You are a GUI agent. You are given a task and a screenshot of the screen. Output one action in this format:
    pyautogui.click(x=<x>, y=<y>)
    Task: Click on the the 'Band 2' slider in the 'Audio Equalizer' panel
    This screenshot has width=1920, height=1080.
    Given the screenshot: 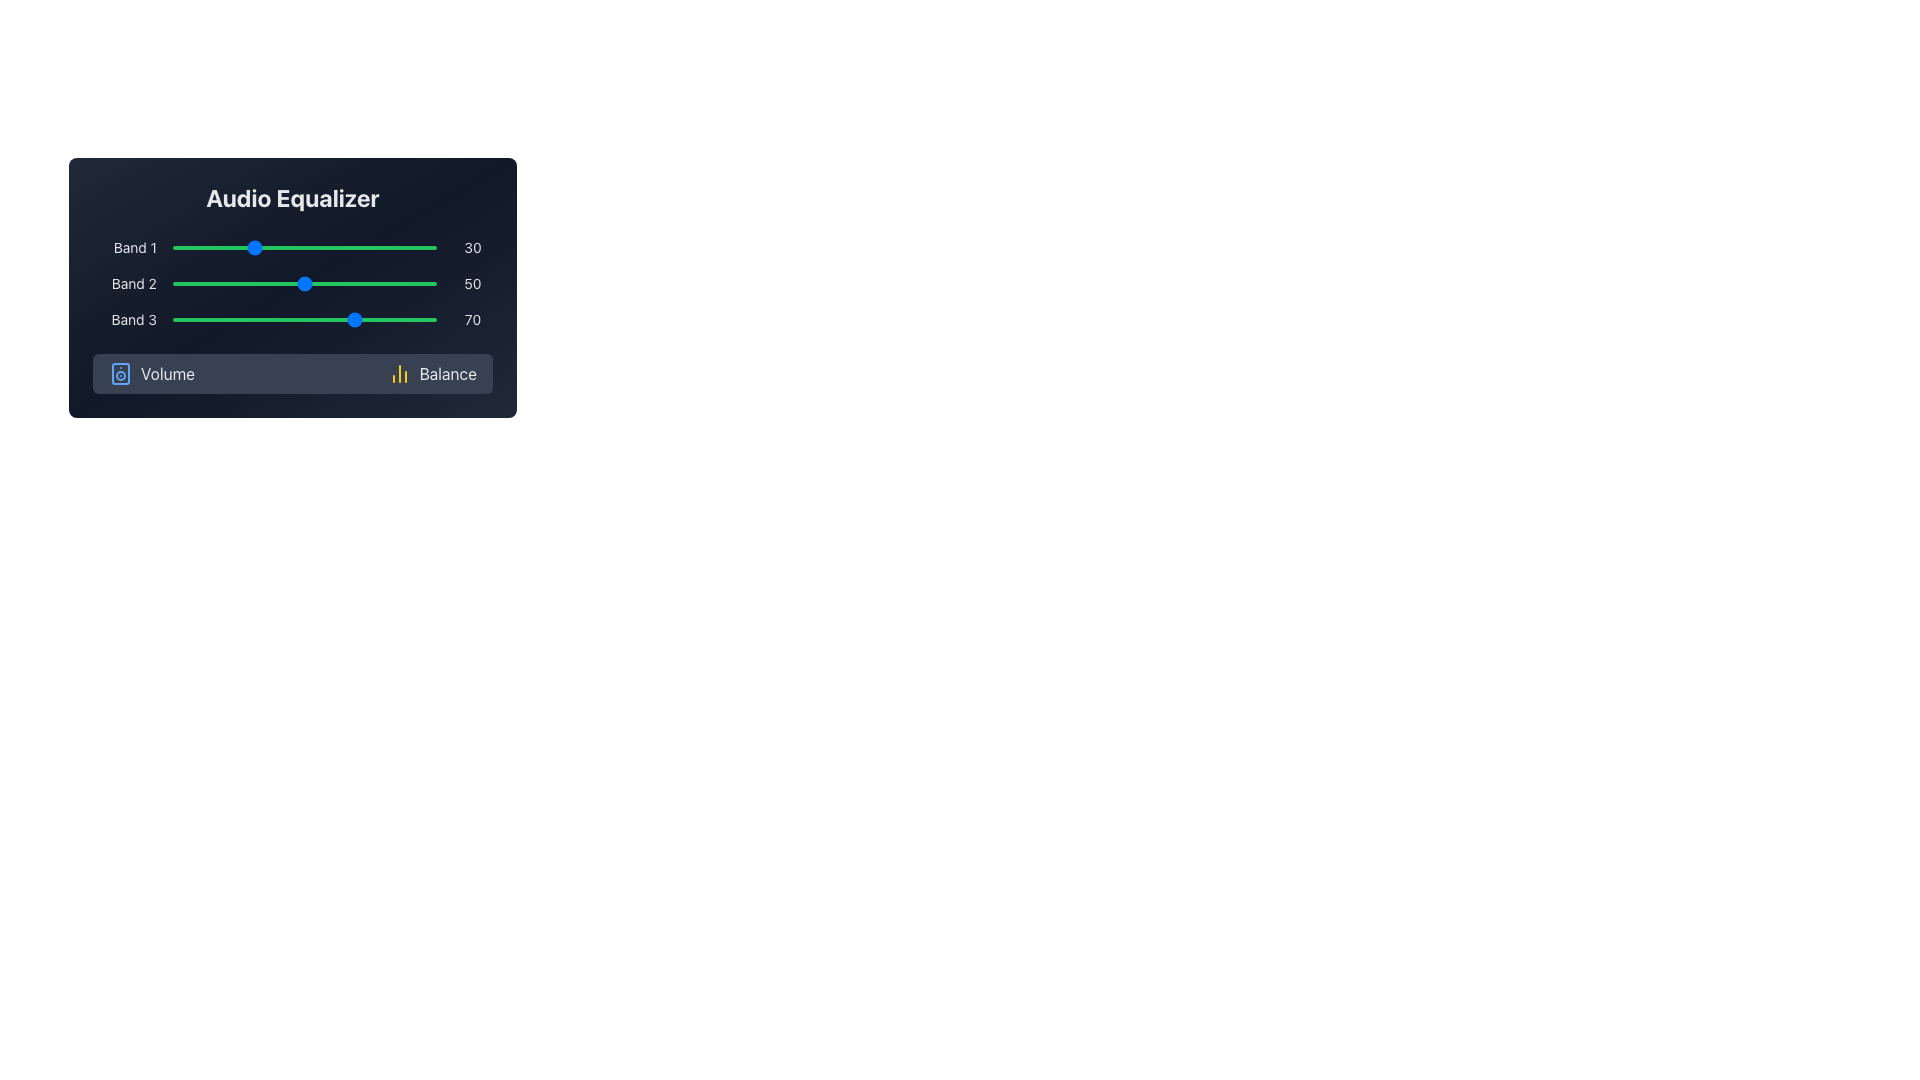 What is the action you would take?
    pyautogui.click(x=304, y=284)
    